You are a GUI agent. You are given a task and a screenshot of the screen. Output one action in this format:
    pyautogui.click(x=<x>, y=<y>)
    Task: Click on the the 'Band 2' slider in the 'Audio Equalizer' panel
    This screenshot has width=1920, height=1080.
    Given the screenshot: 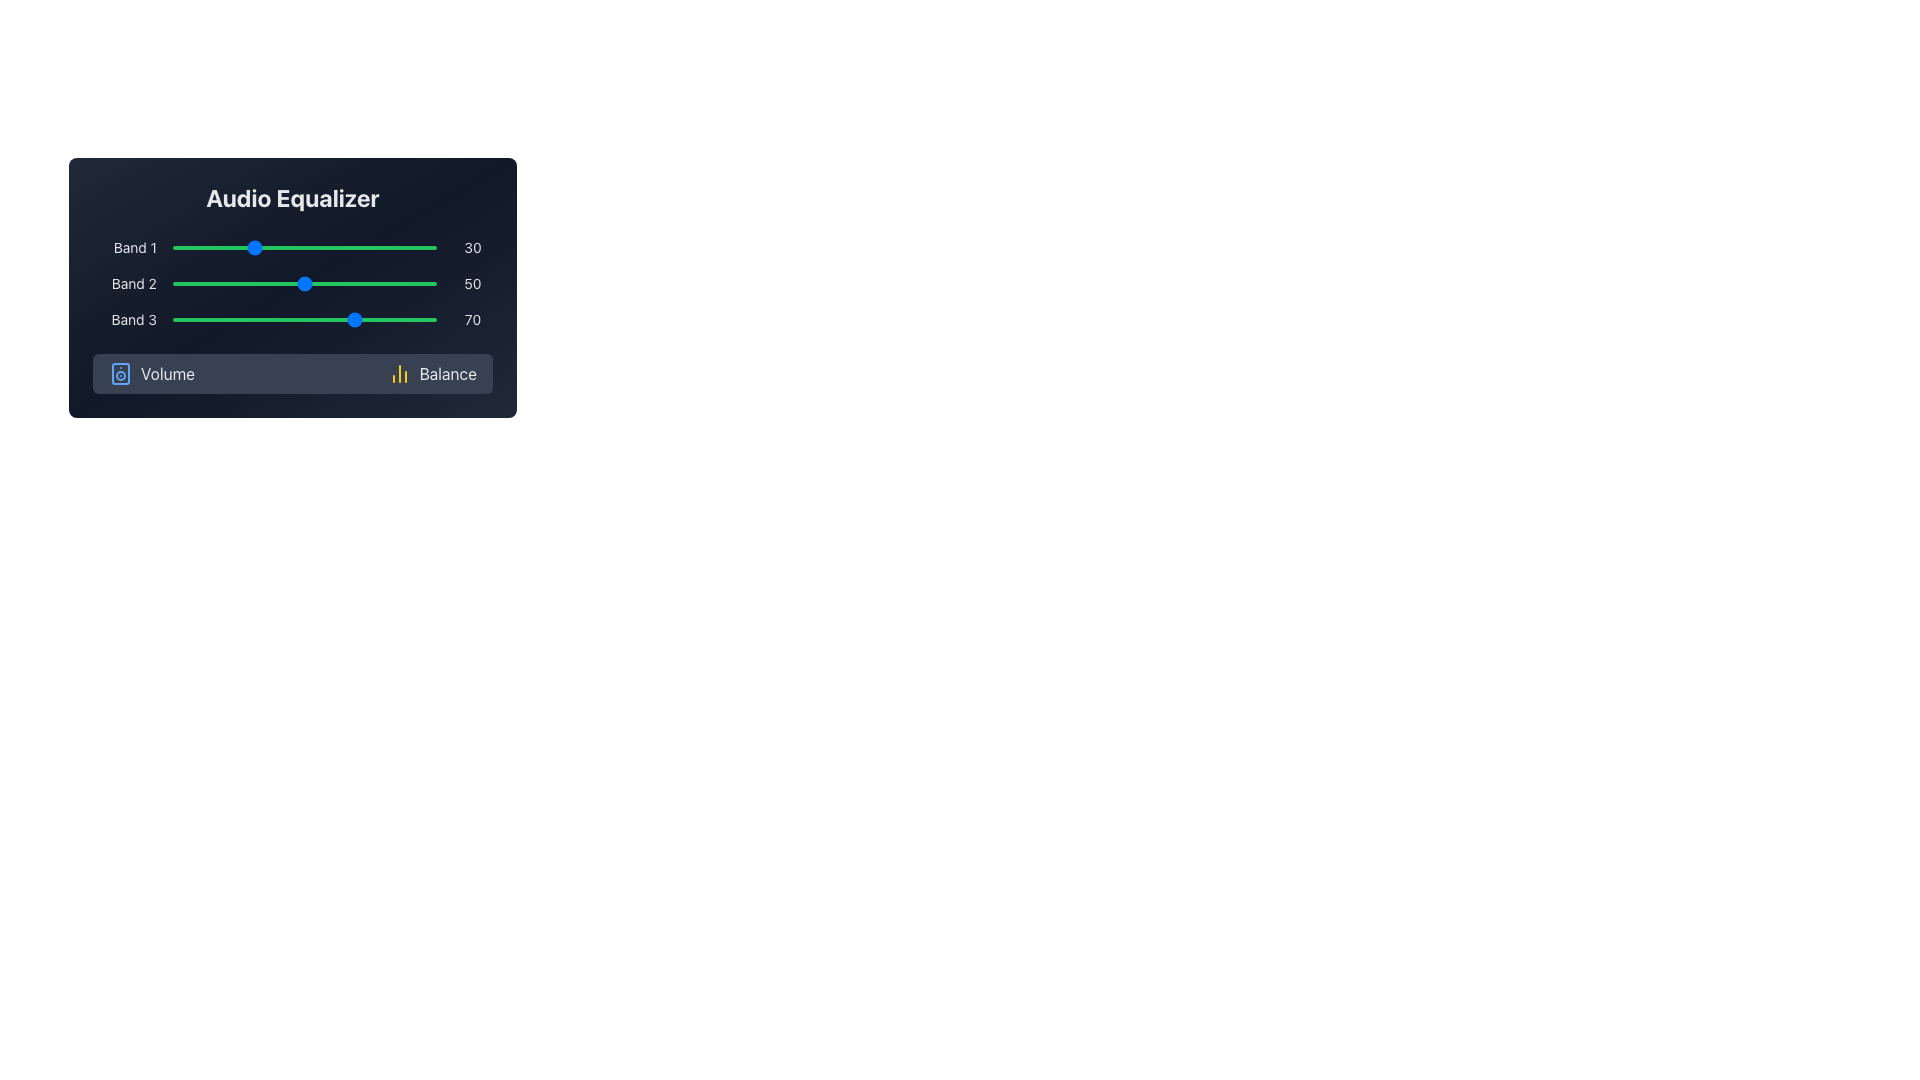 What is the action you would take?
    pyautogui.click(x=304, y=284)
    